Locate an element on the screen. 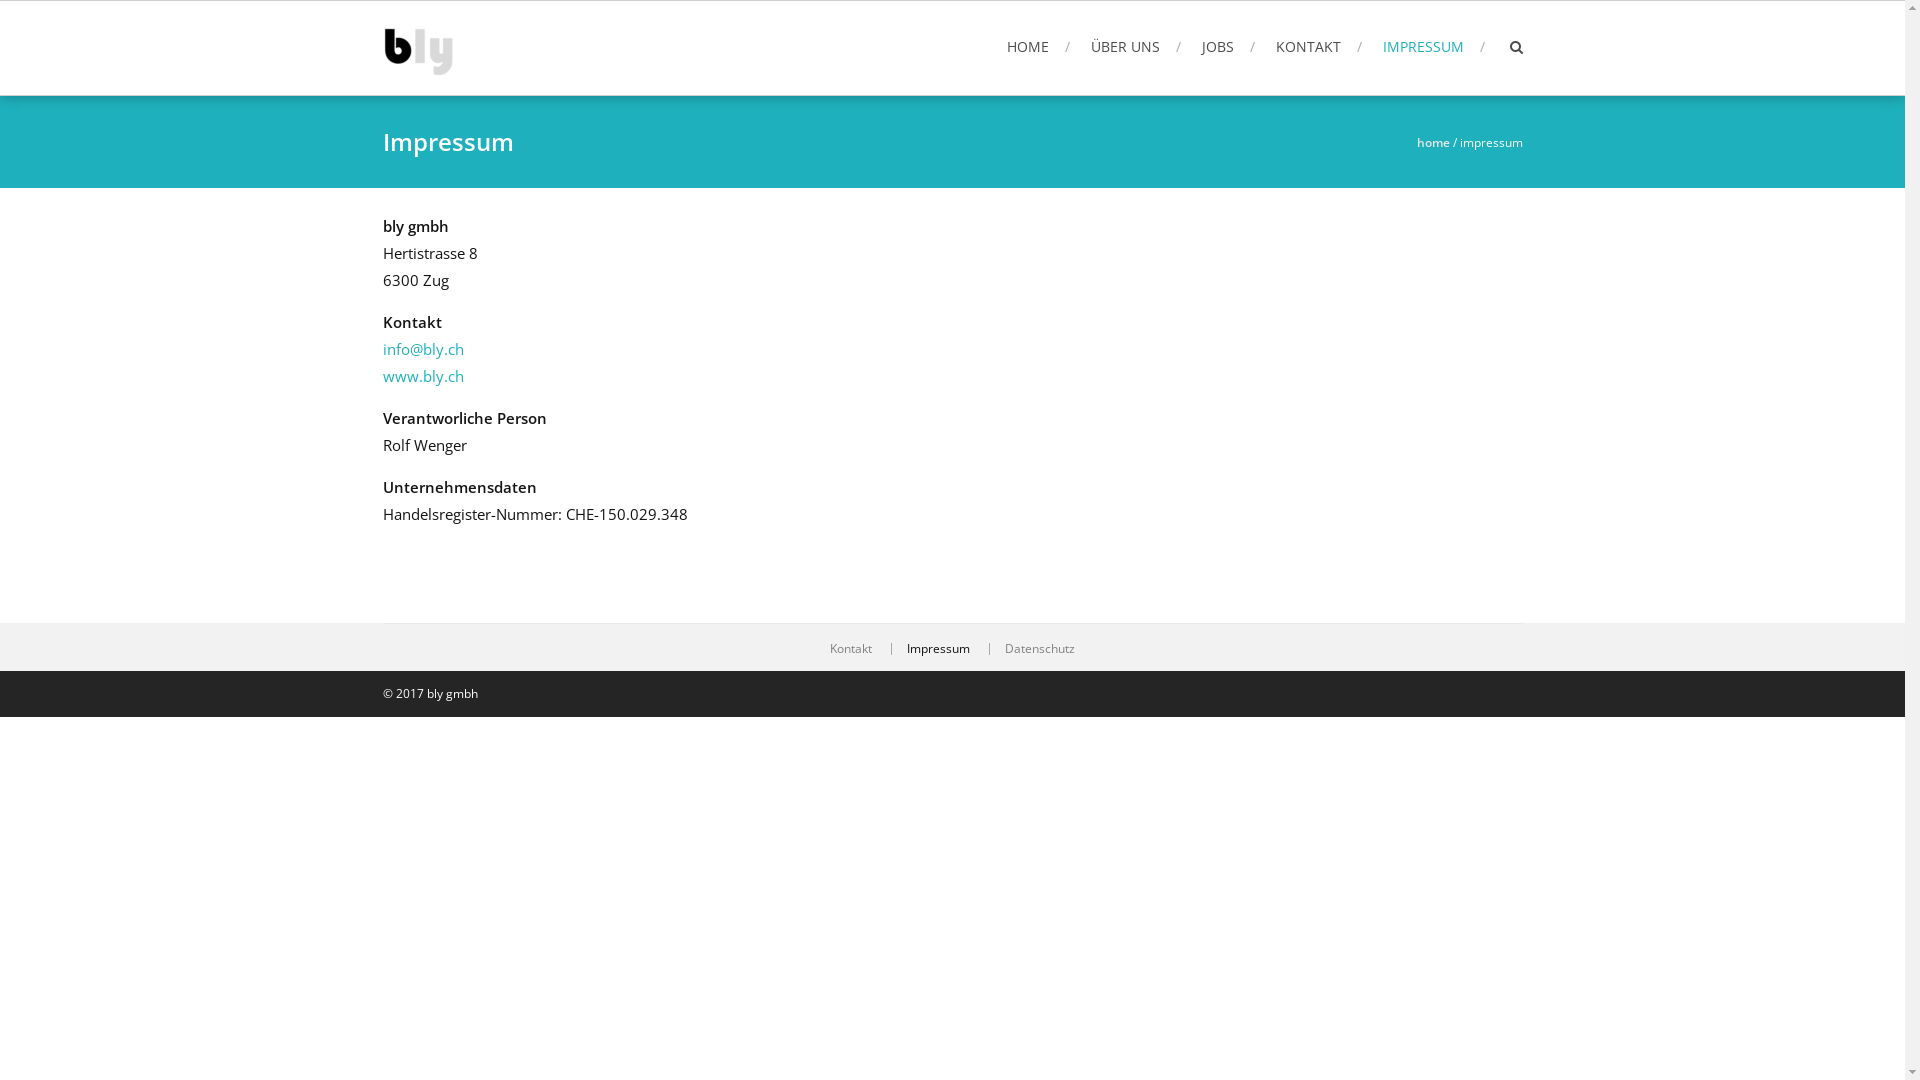 Image resolution: width=1920 pixels, height=1080 pixels. 'Datenschutz' is located at coordinates (1039, 648).